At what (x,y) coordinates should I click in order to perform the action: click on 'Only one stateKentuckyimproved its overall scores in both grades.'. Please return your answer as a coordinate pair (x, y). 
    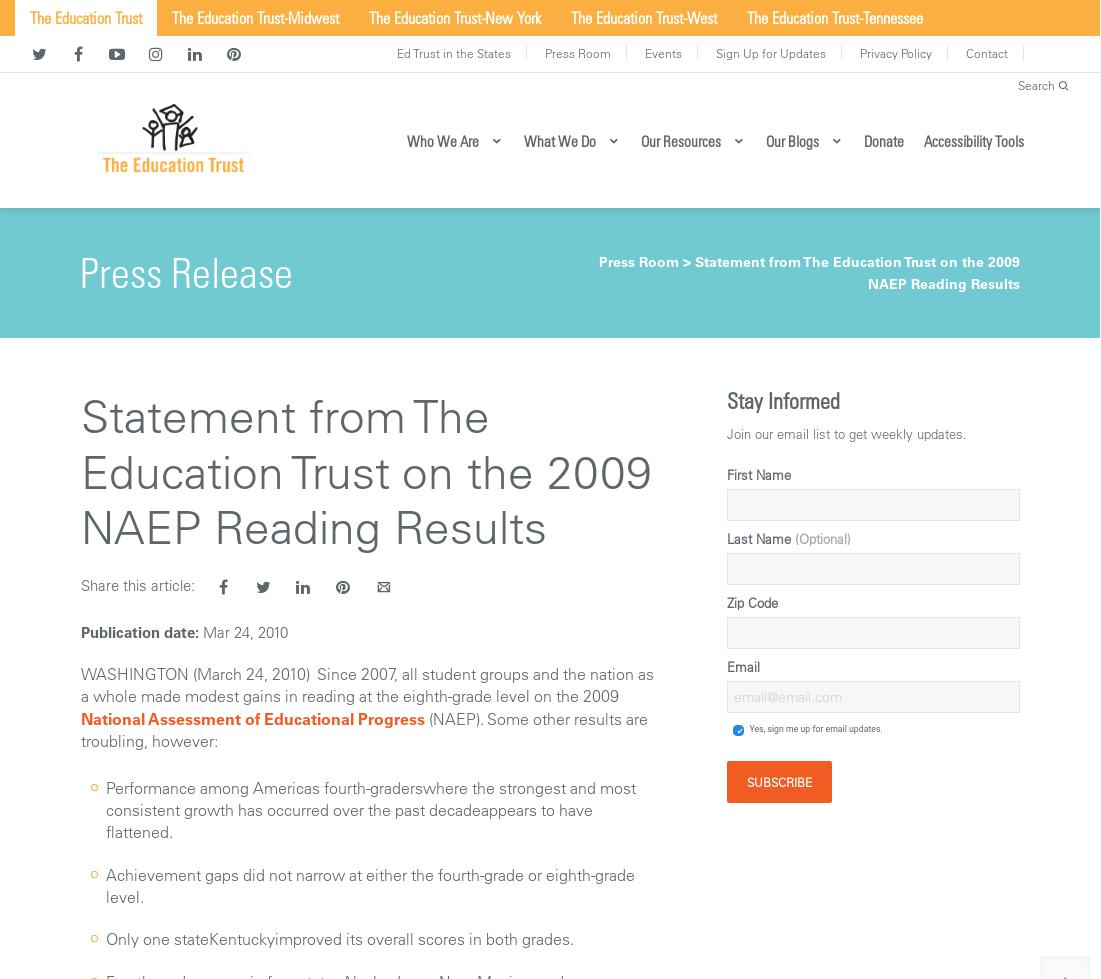
    Looking at the image, I should click on (339, 937).